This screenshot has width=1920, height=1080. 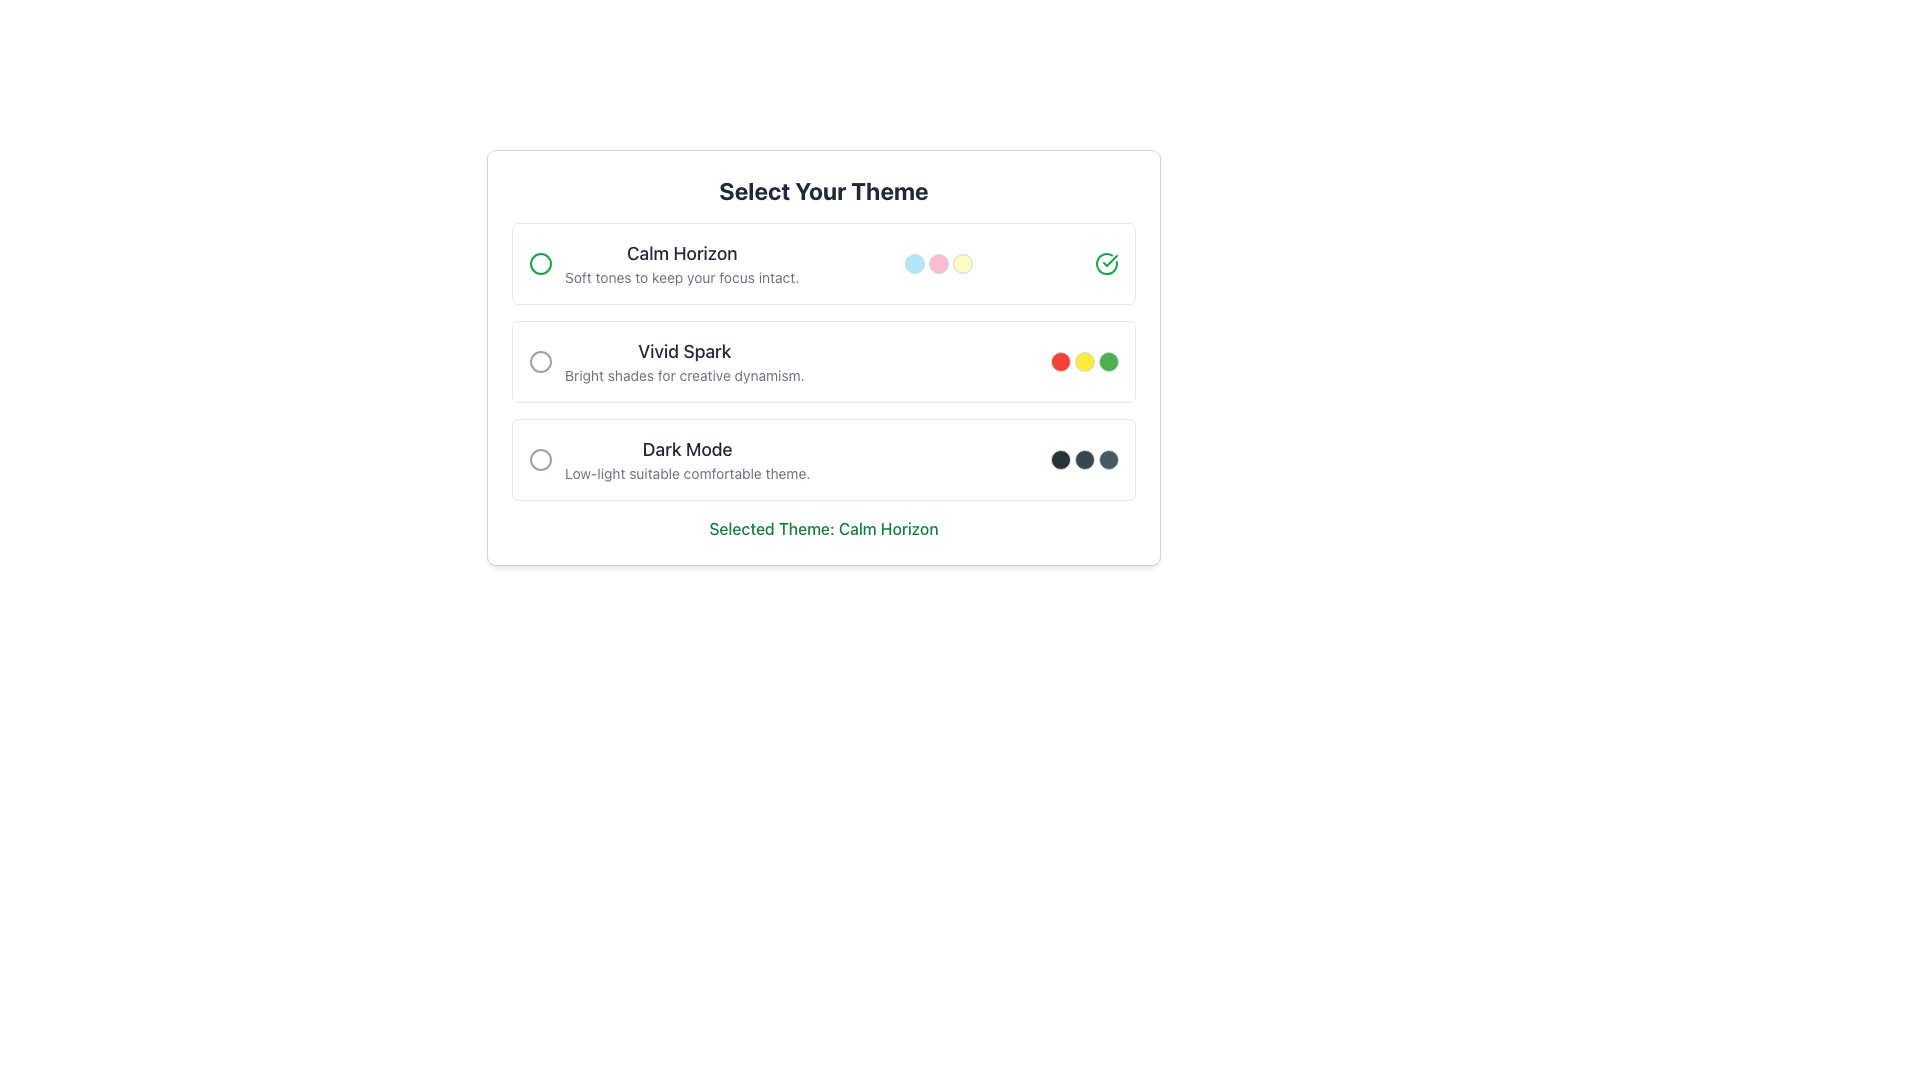 I want to click on the third circular UI indicator related to the 'Calm Horizon' theme in the 'Select Your Theme' section, so click(x=963, y=262).